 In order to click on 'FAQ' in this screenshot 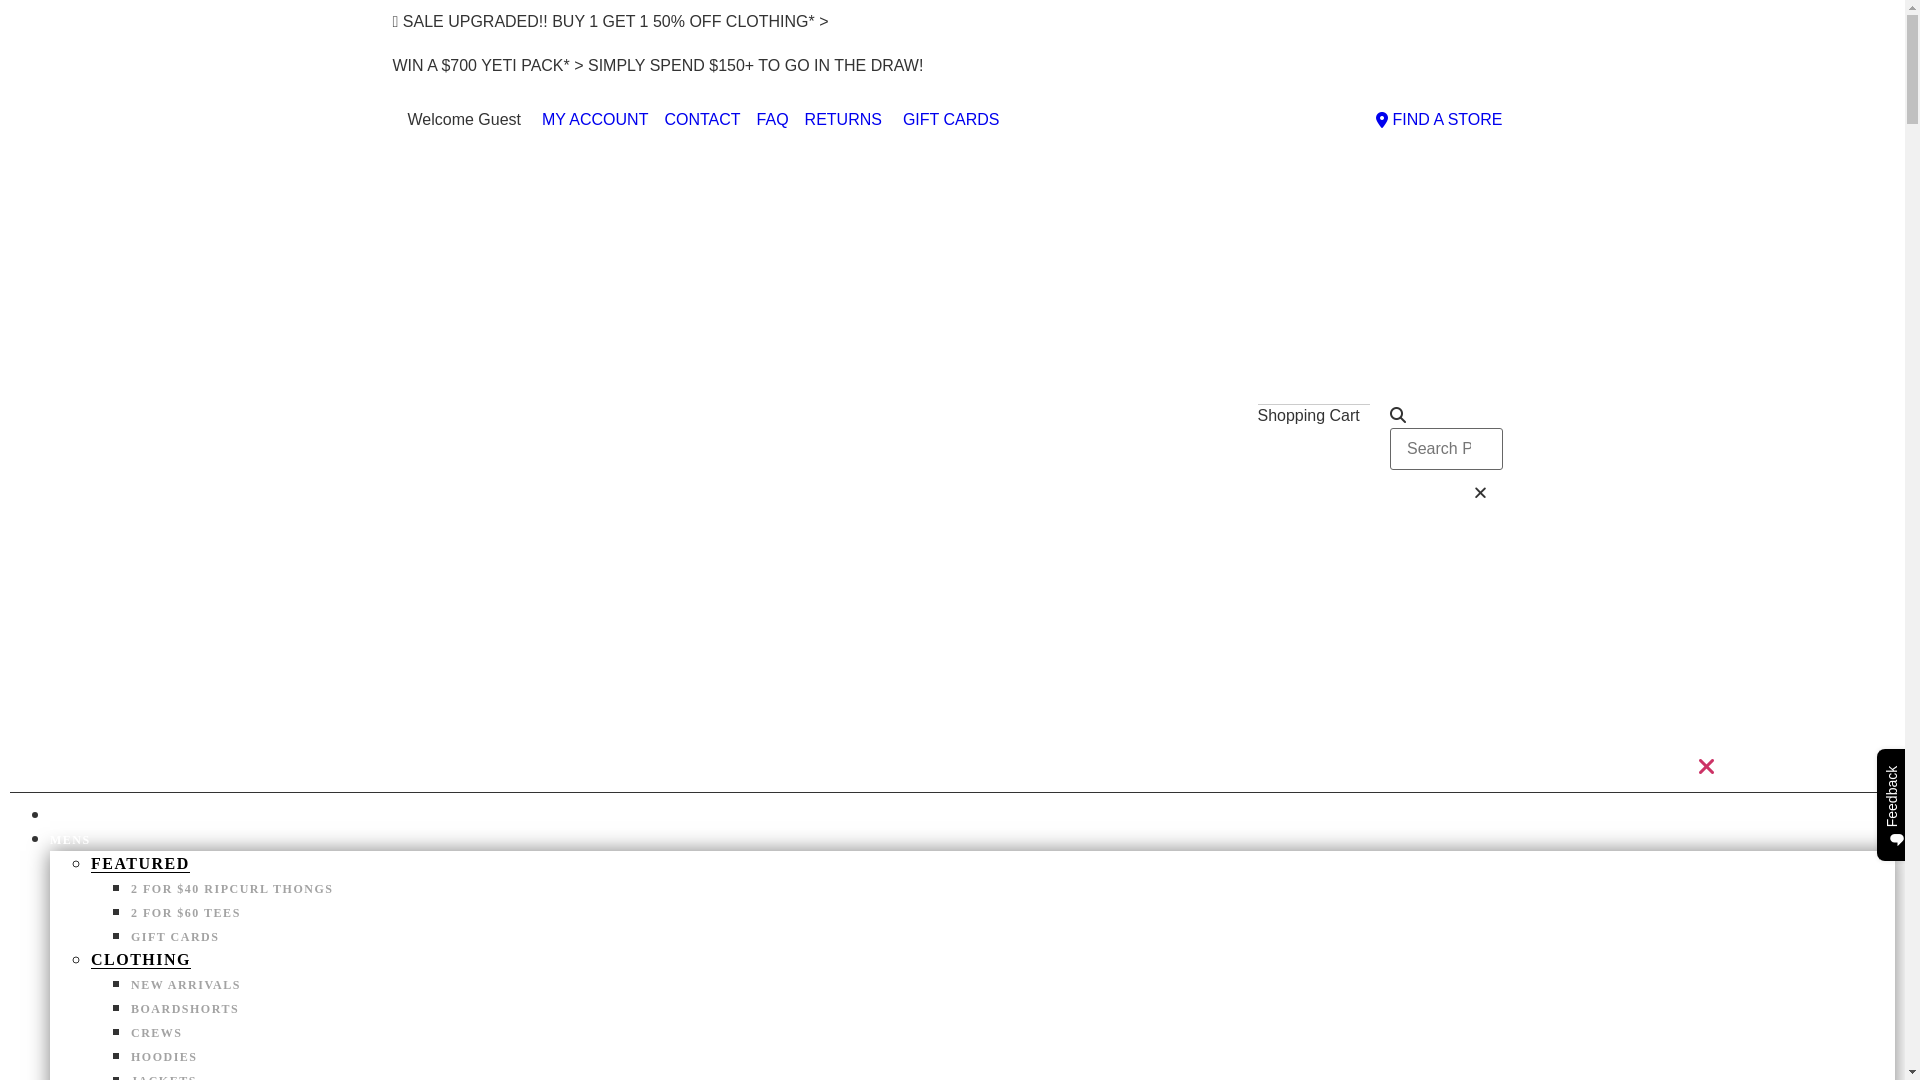, I will do `click(771, 119)`.